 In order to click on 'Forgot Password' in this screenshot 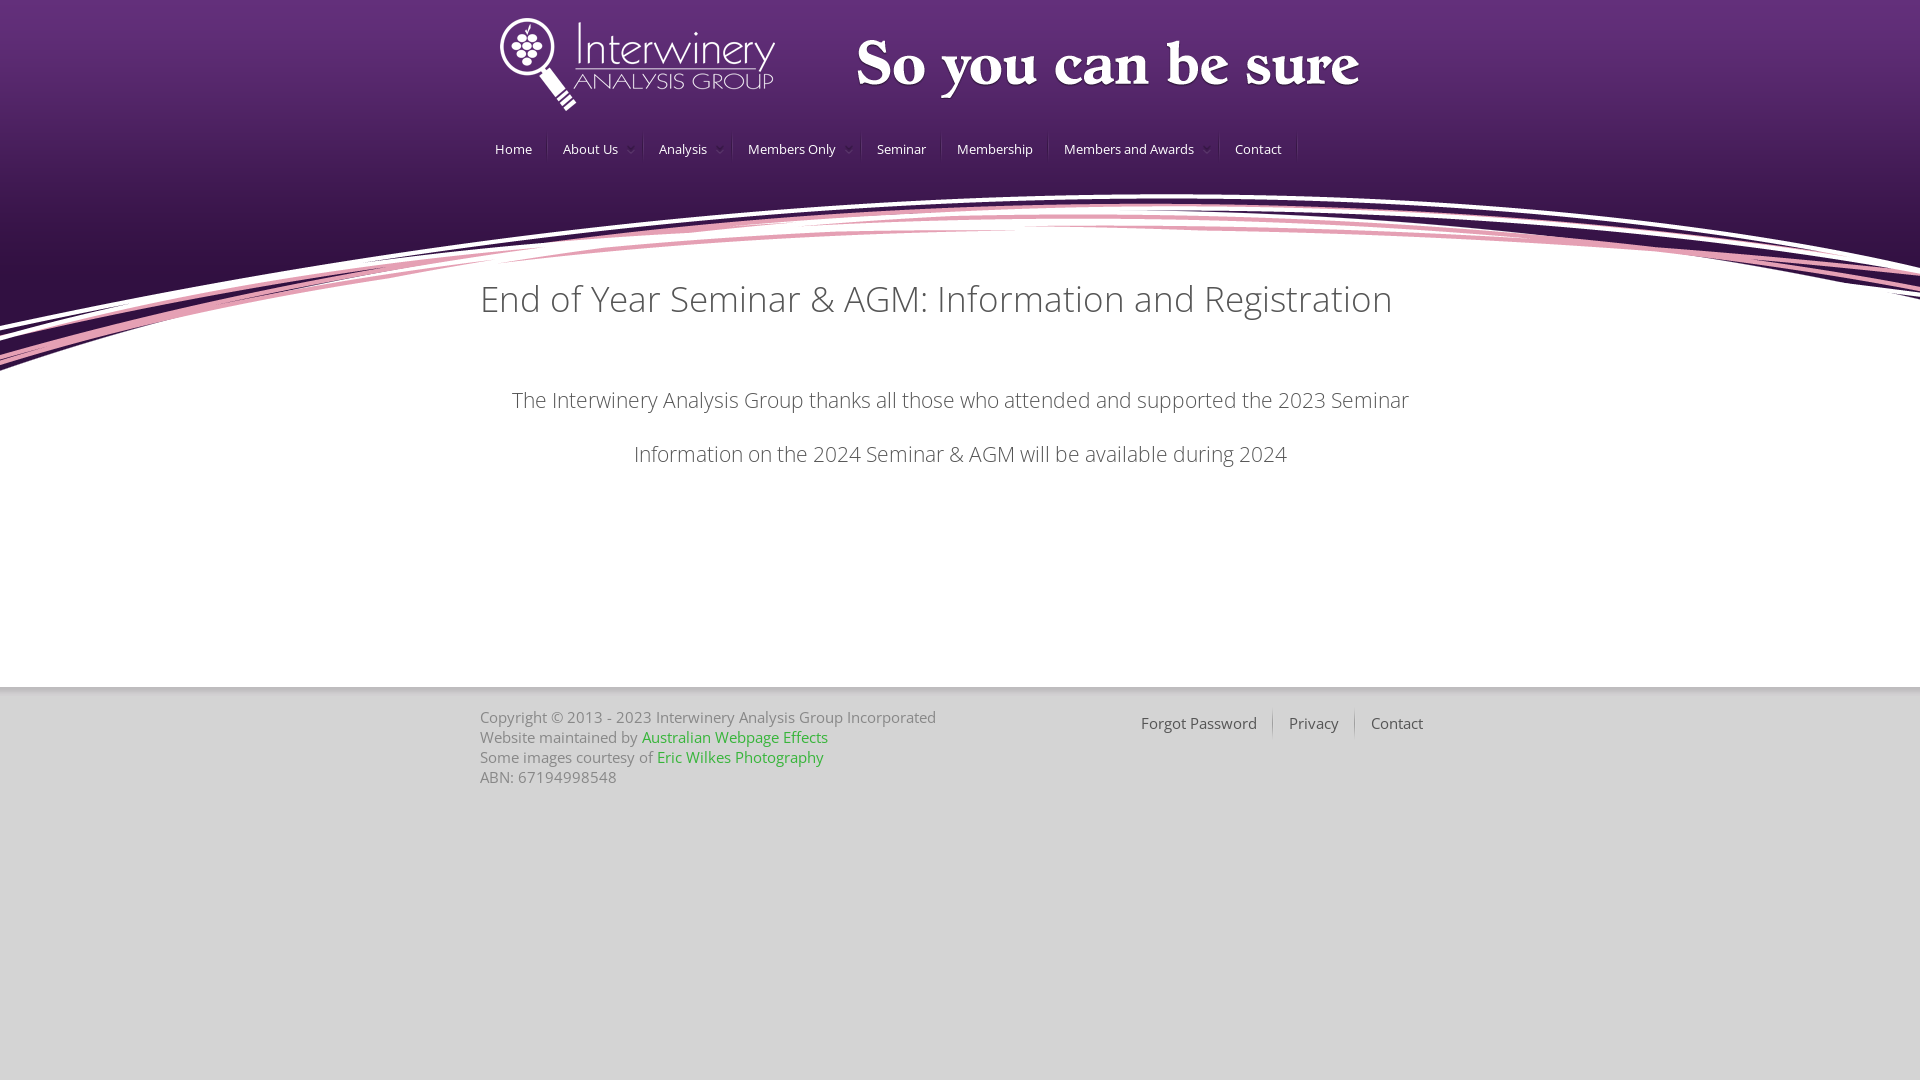, I will do `click(1200, 723)`.